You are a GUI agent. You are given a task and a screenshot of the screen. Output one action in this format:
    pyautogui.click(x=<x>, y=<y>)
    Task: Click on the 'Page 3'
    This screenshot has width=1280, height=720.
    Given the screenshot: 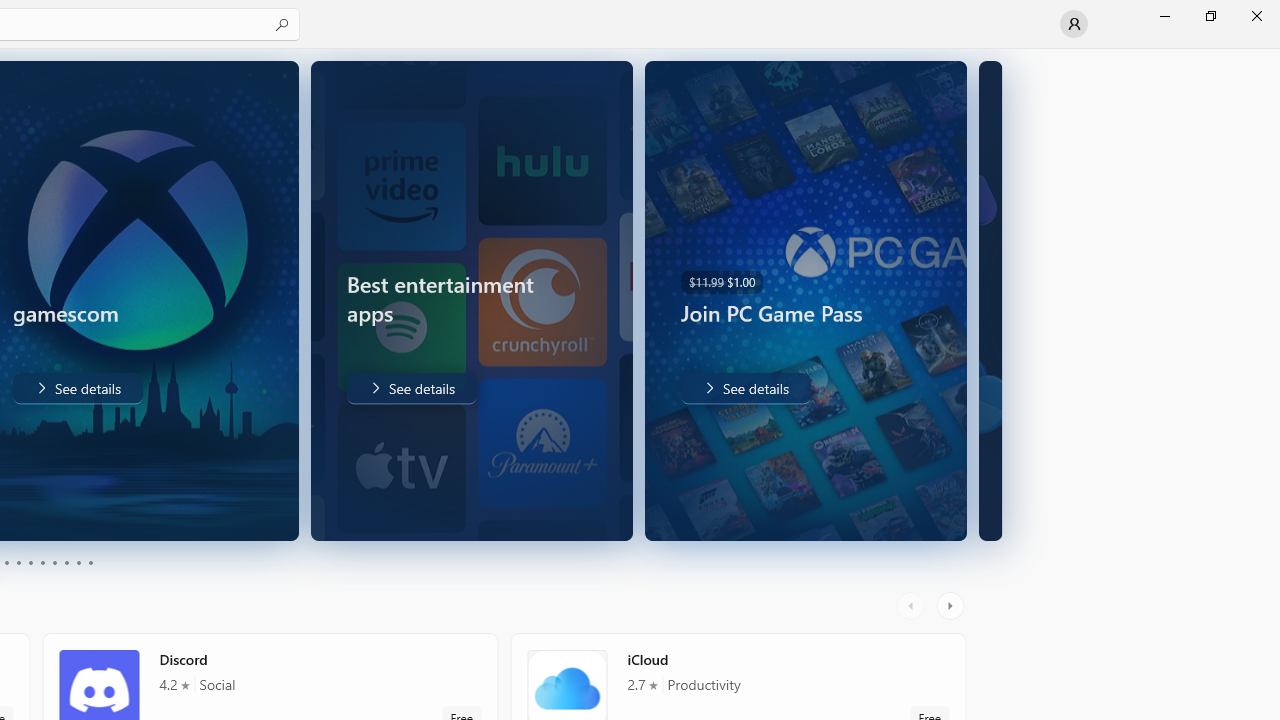 What is the action you would take?
    pyautogui.click(x=5, y=563)
    